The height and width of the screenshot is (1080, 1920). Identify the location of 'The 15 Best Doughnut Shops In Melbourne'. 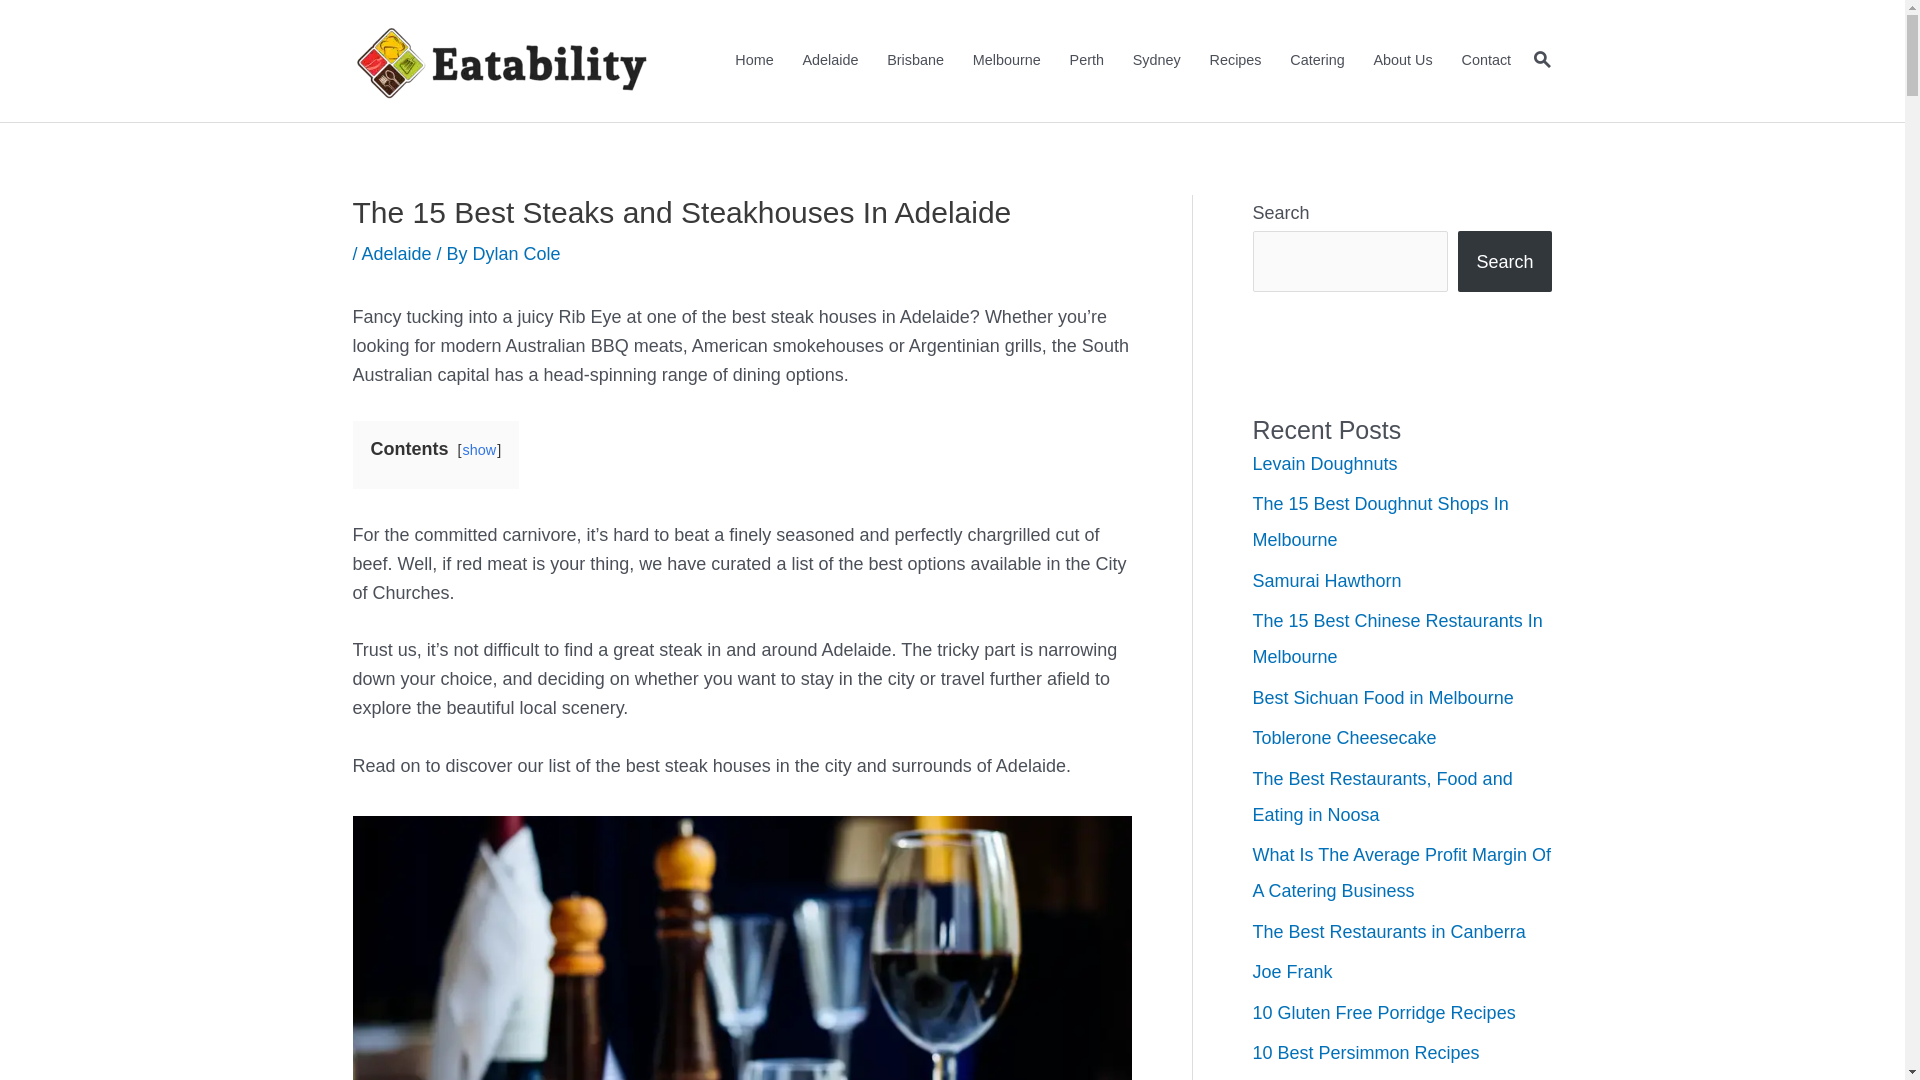
(1379, 520).